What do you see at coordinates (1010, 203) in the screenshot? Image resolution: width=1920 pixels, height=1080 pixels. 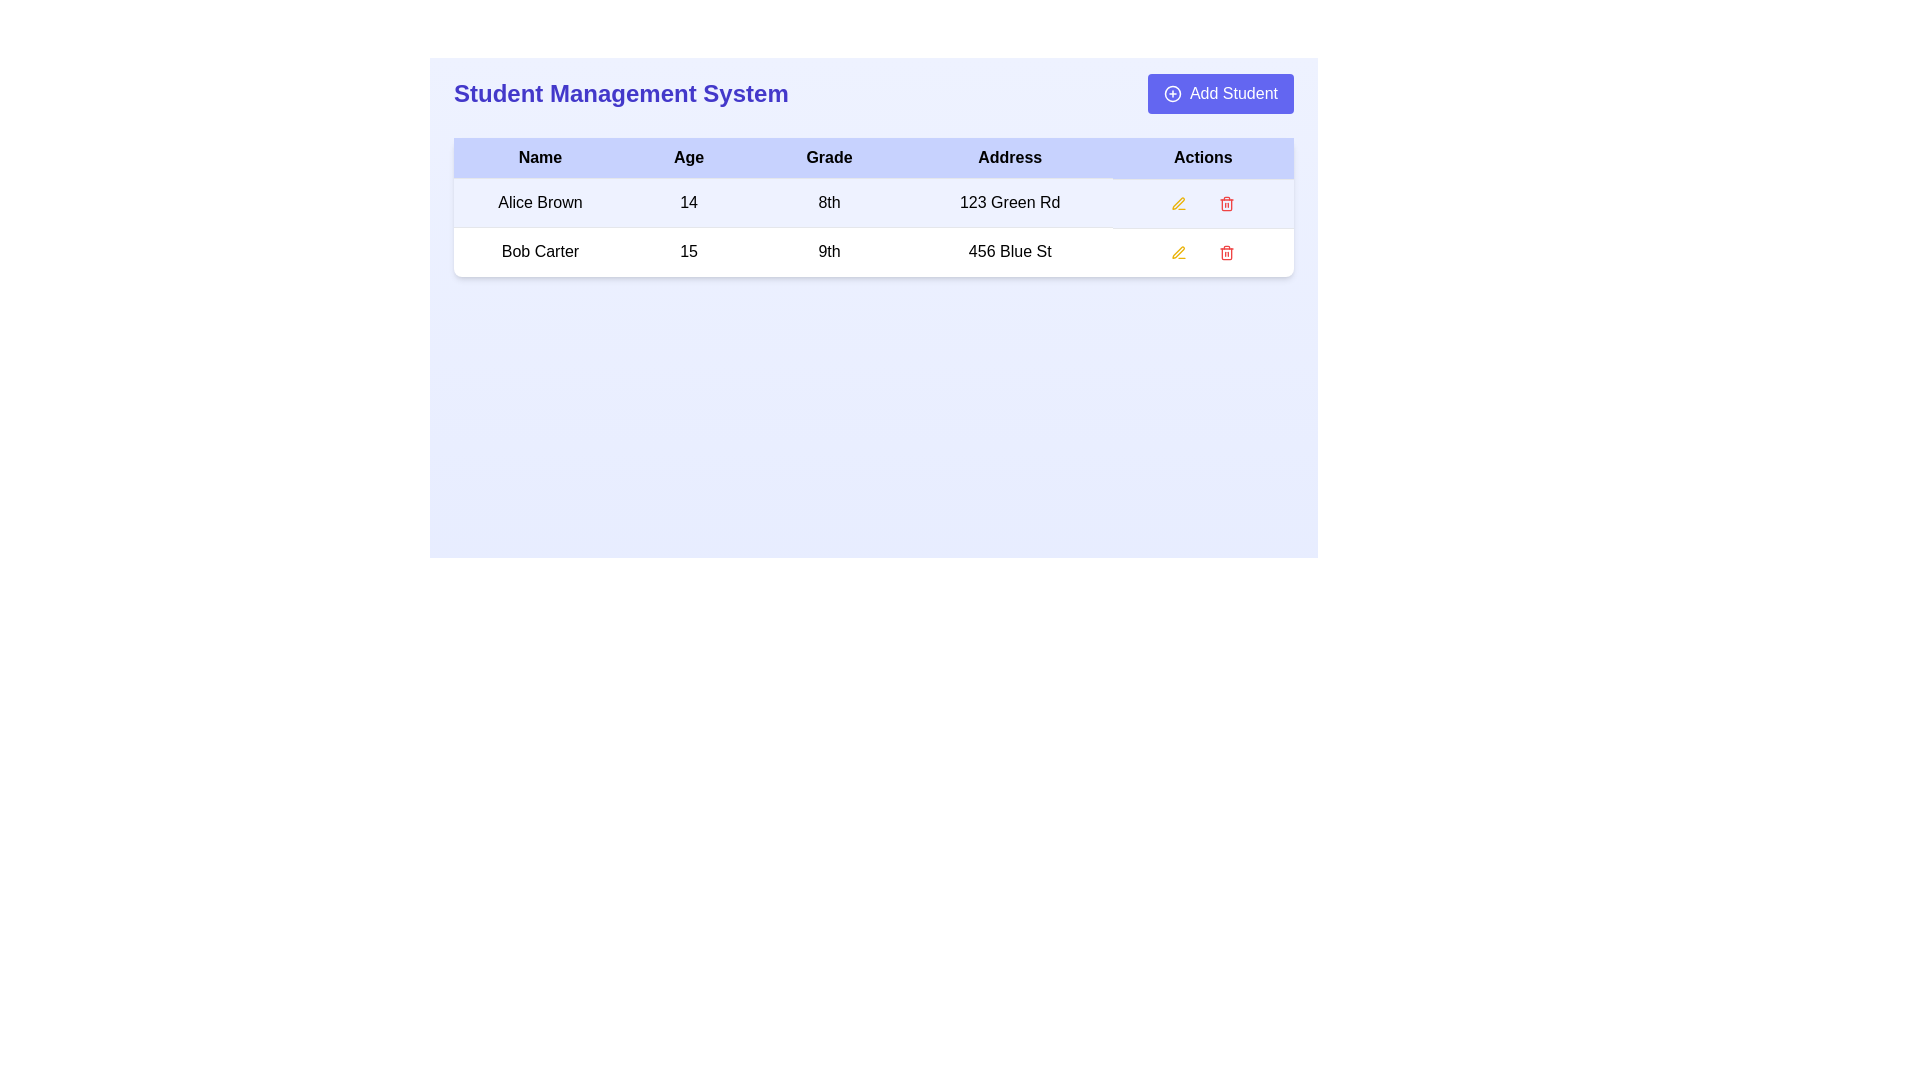 I see `the text label displaying '123 Green Rd' in the 'Address' column of the first row in the data table` at bounding box center [1010, 203].